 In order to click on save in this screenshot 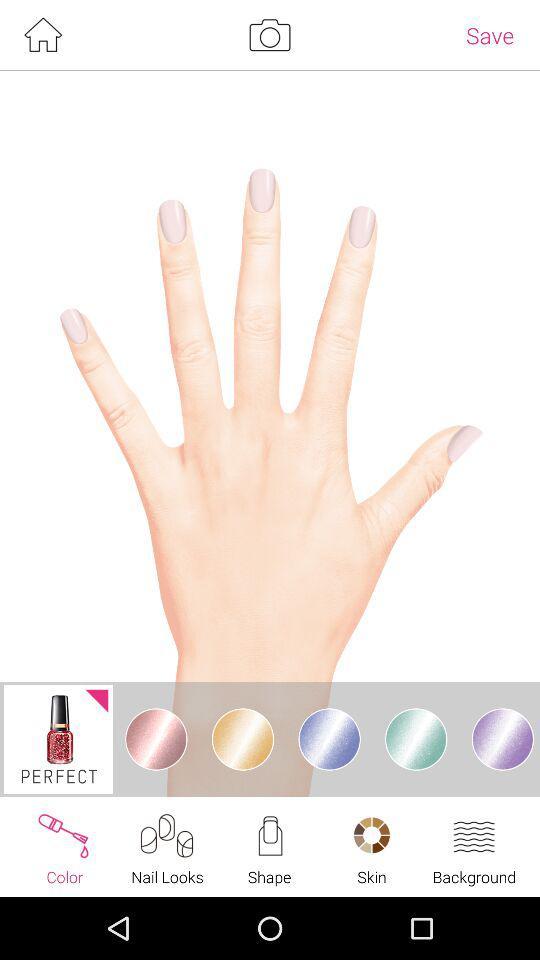, I will do `click(489, 34)`.